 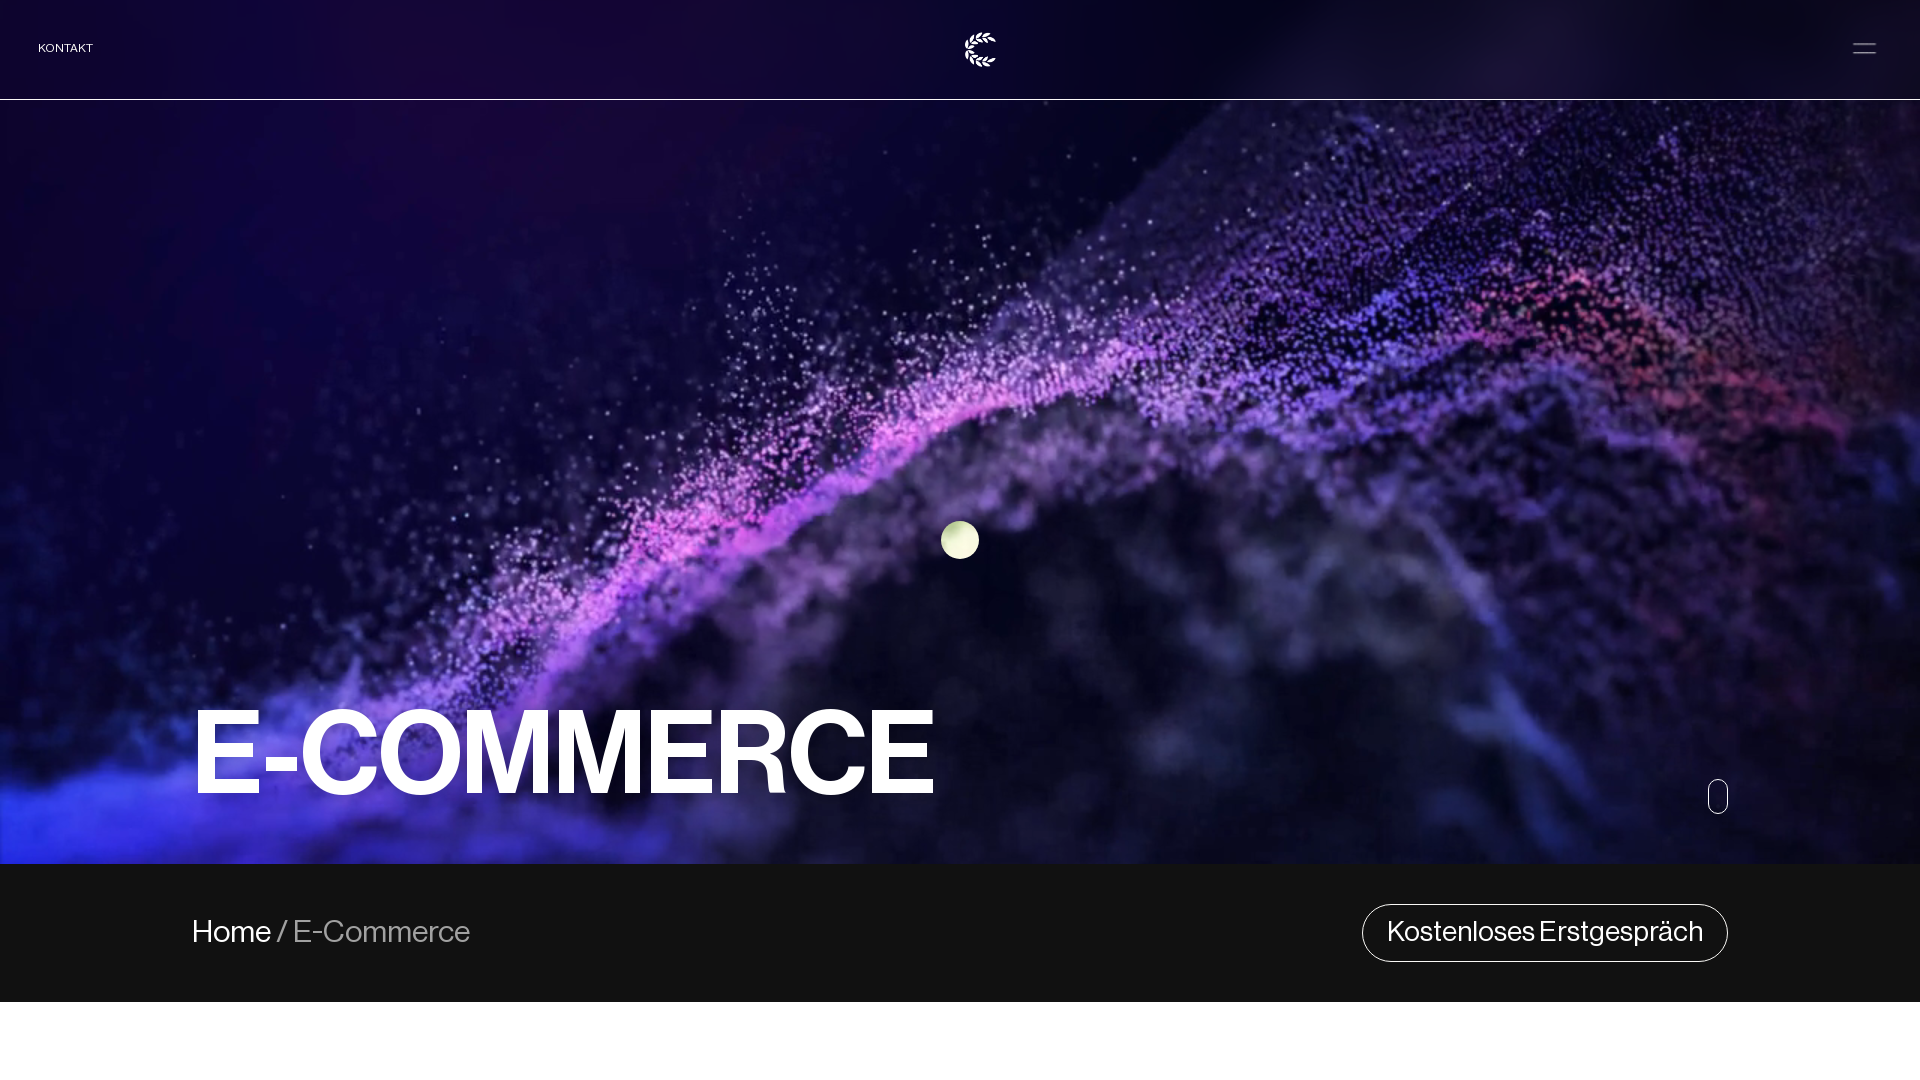 I want to click on 'Home', so click(x=234, y=933).